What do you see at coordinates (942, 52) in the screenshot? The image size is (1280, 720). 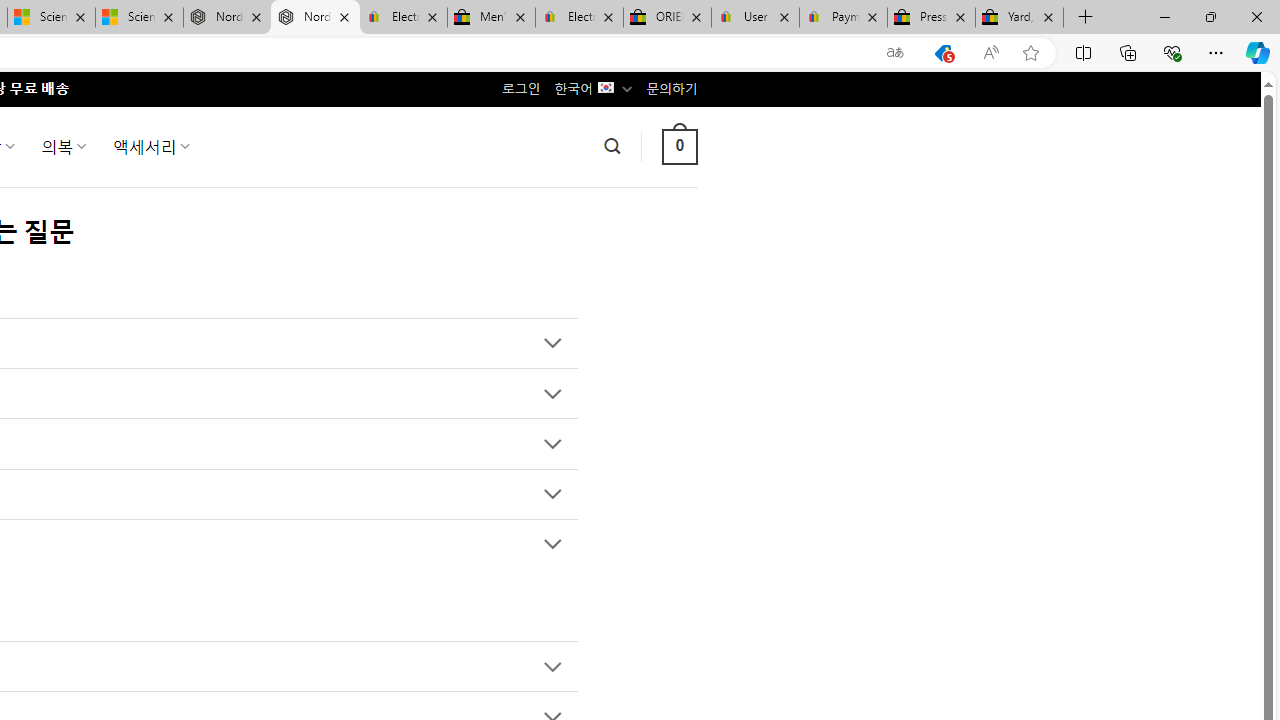 I see `'This site has coupons! Shopping in Microsoft Edge, 5'` at bounding box center [942, 52].